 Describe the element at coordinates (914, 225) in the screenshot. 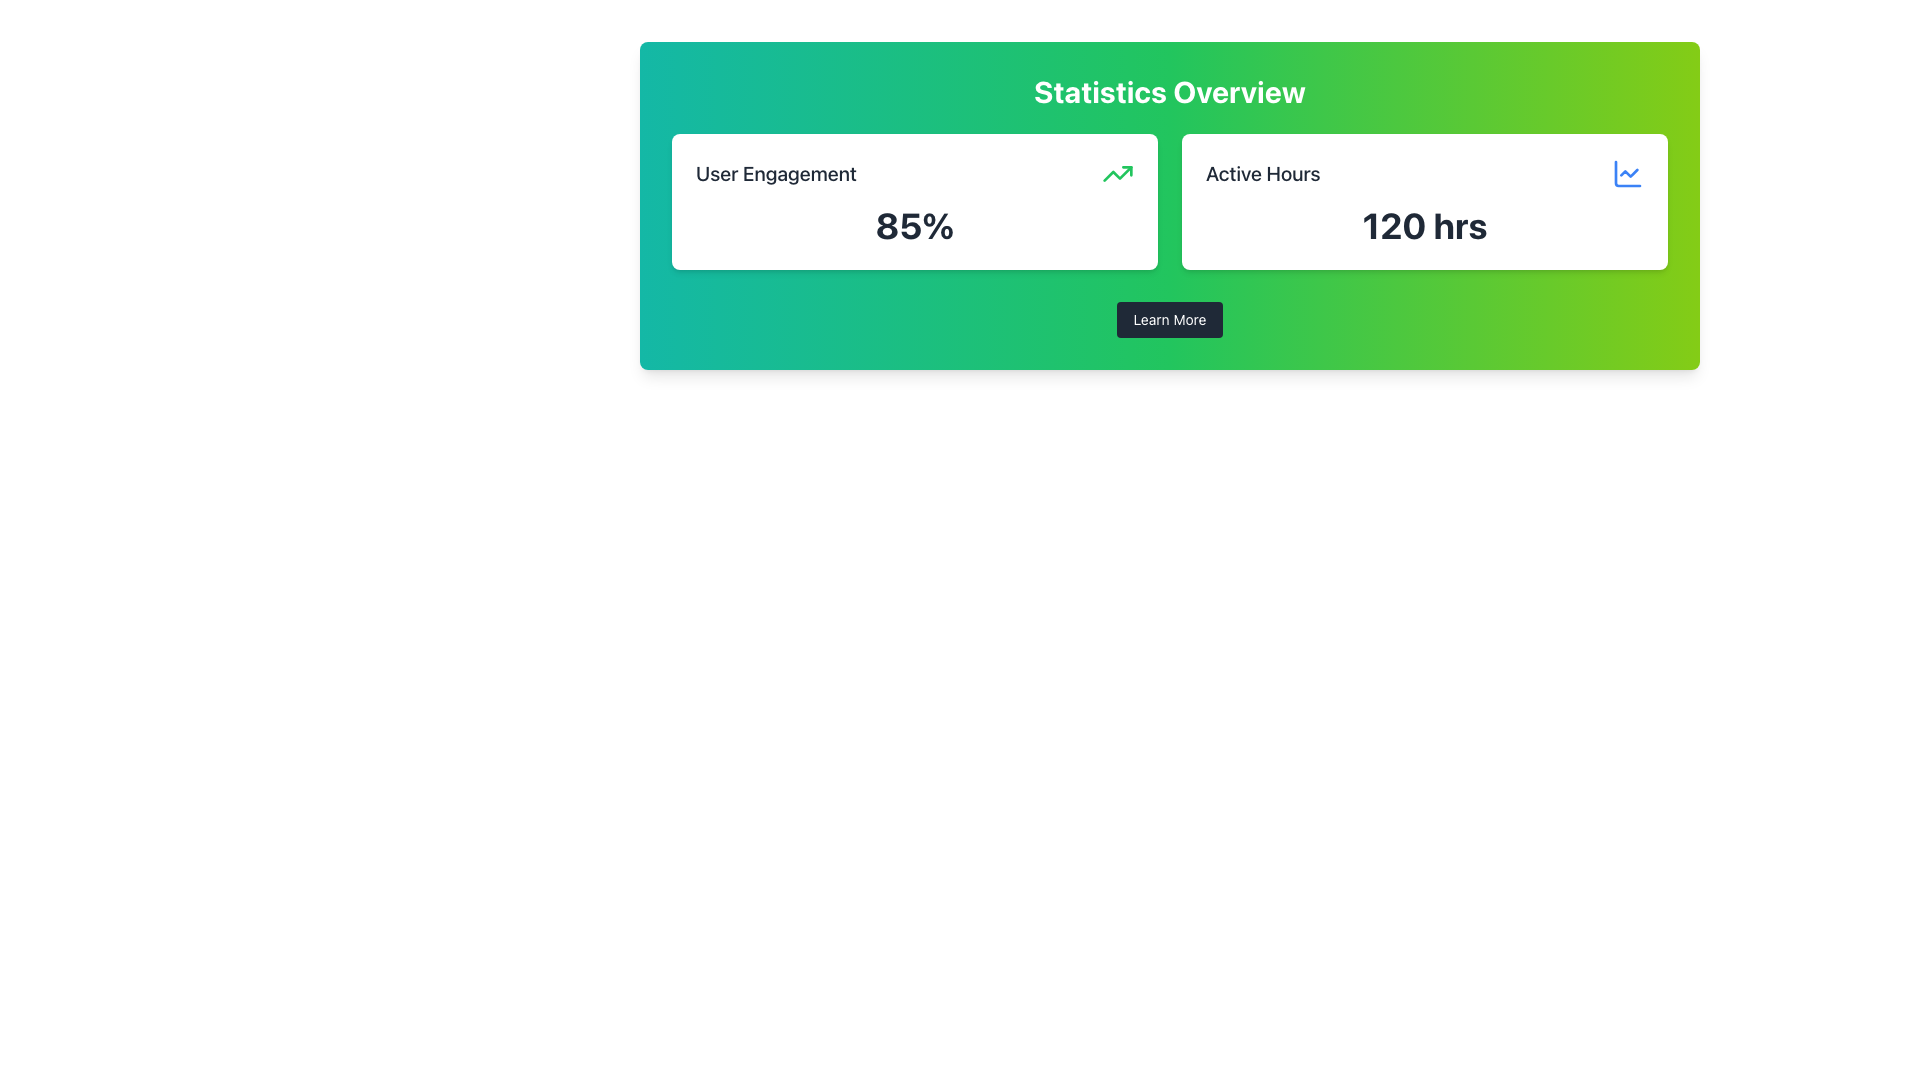

I see `the non-interactive text display showing the percentage value of user engagement, located below the title 'User Engagement' in the left panel of the user interface` at that location.